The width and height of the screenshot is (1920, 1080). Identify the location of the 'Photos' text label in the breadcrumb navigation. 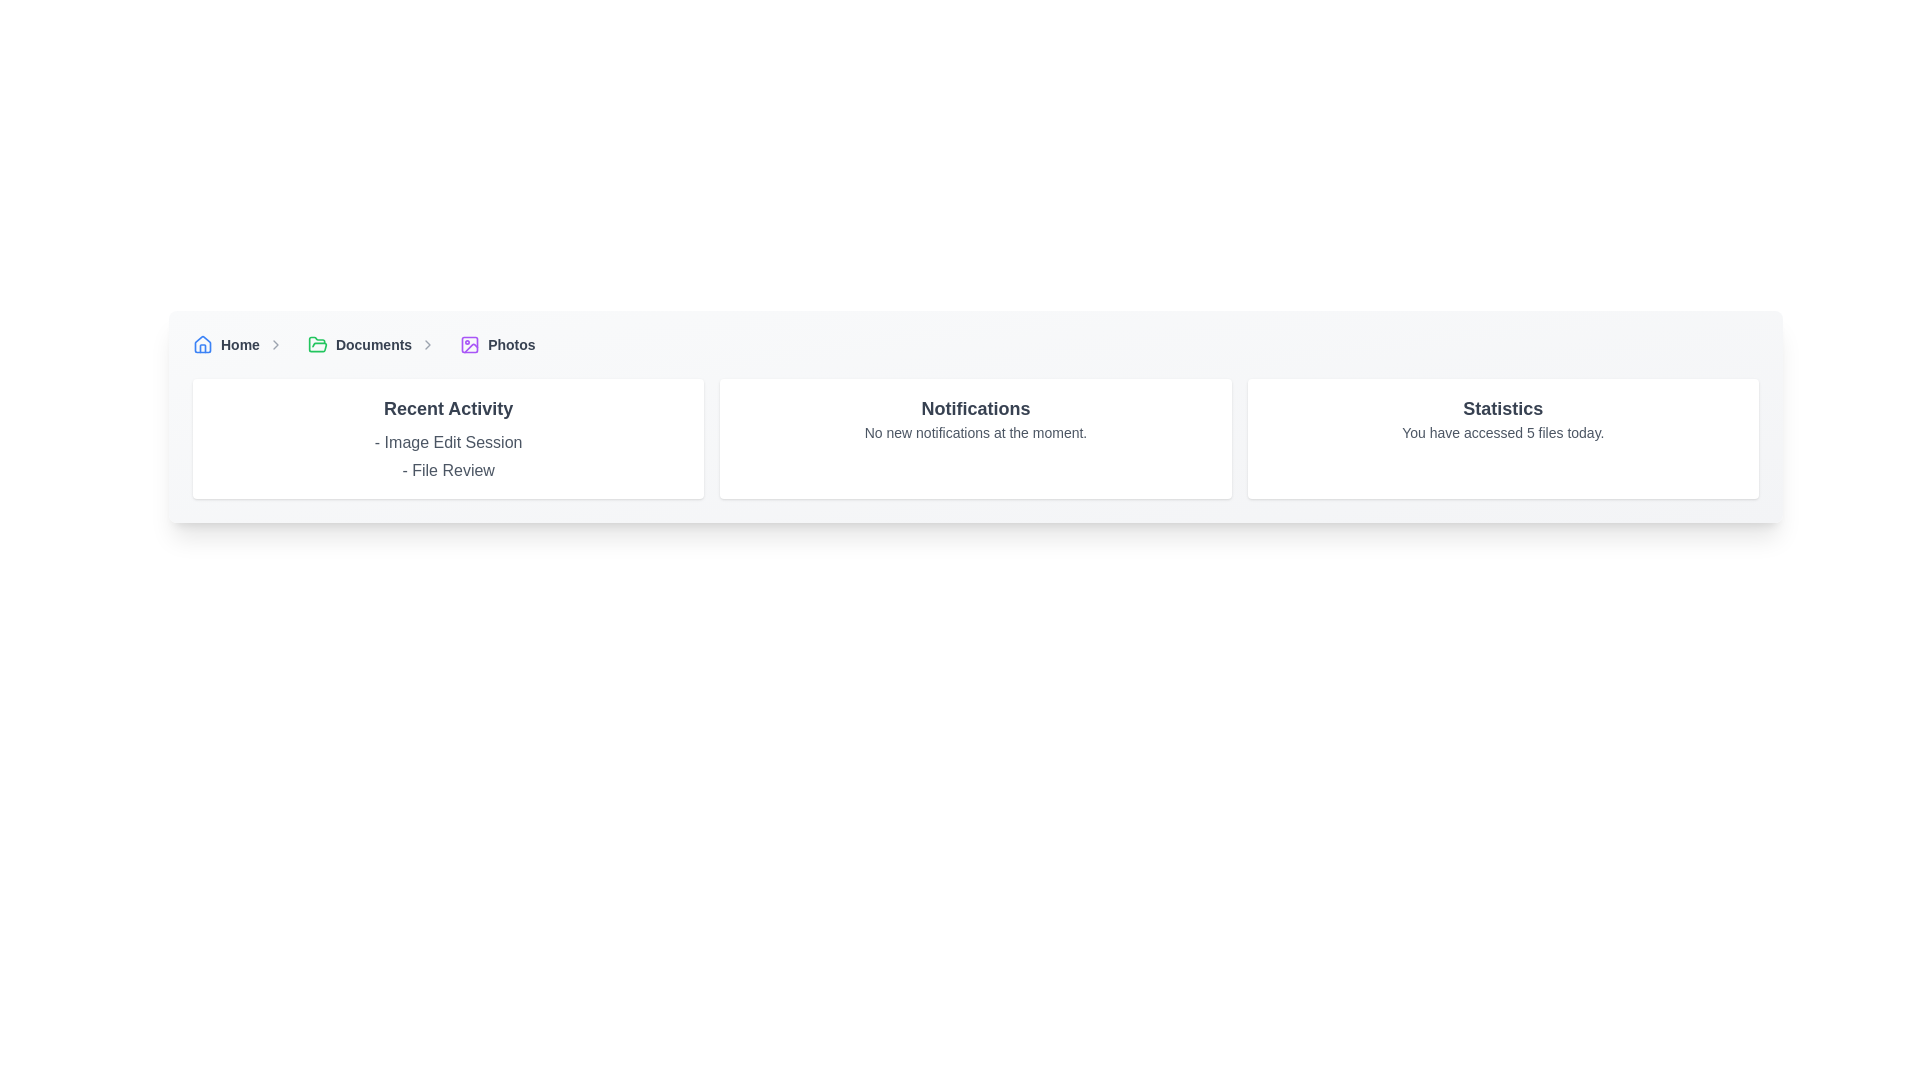
(511, 343).